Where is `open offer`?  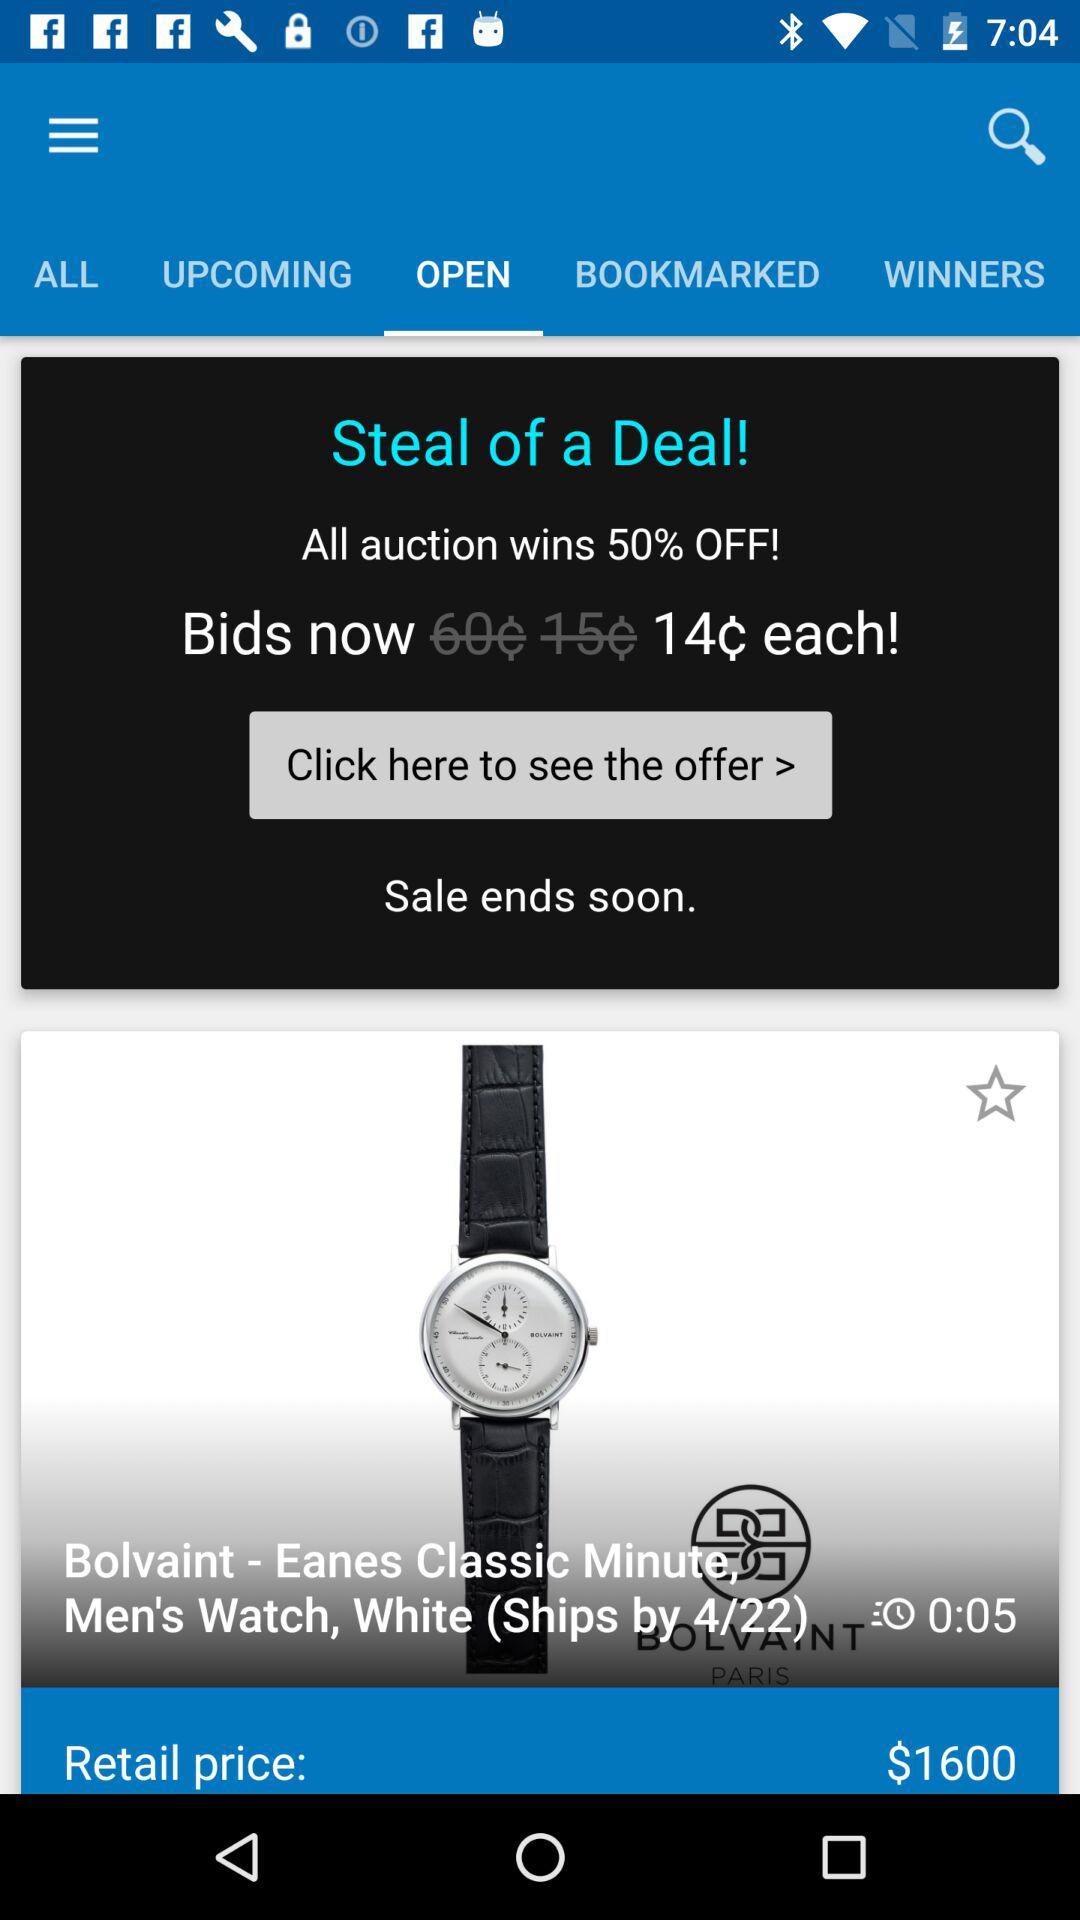
open offer is located at coordinates (540, 673).